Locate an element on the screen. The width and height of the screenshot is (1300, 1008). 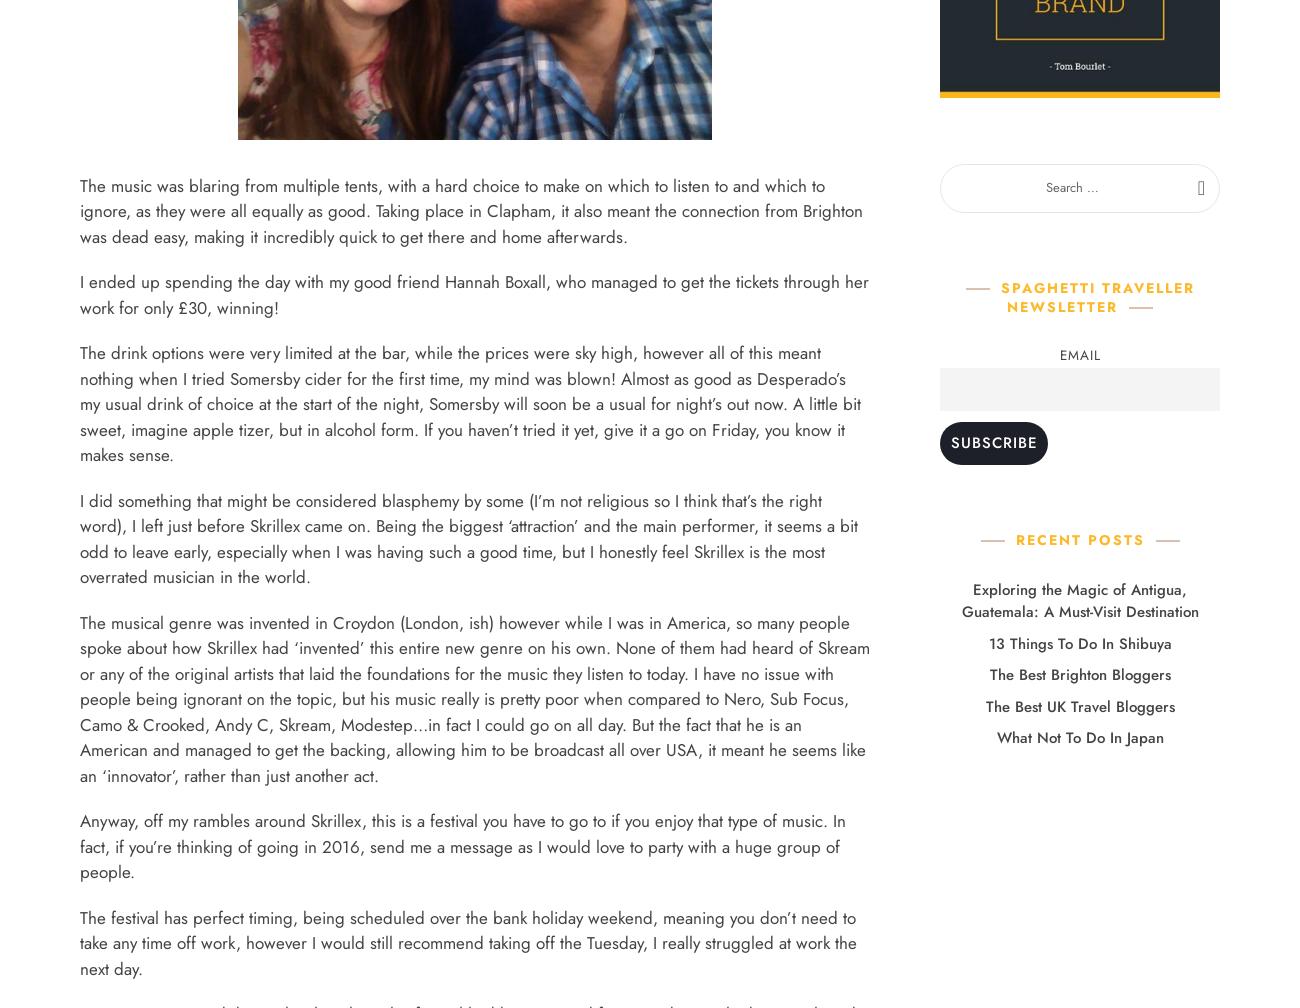
'Kazakhstan' is located at coordinates (495, 295).